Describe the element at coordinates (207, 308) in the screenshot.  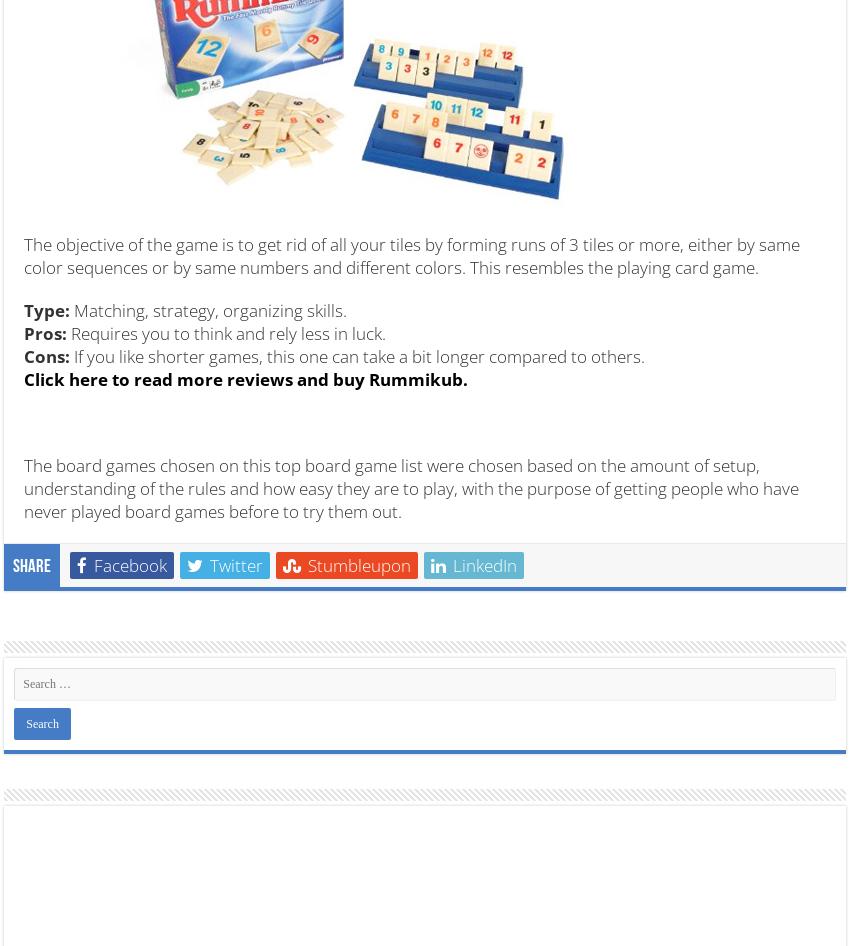
I see `'Matching, strategy, organizing skills.'` at that location.